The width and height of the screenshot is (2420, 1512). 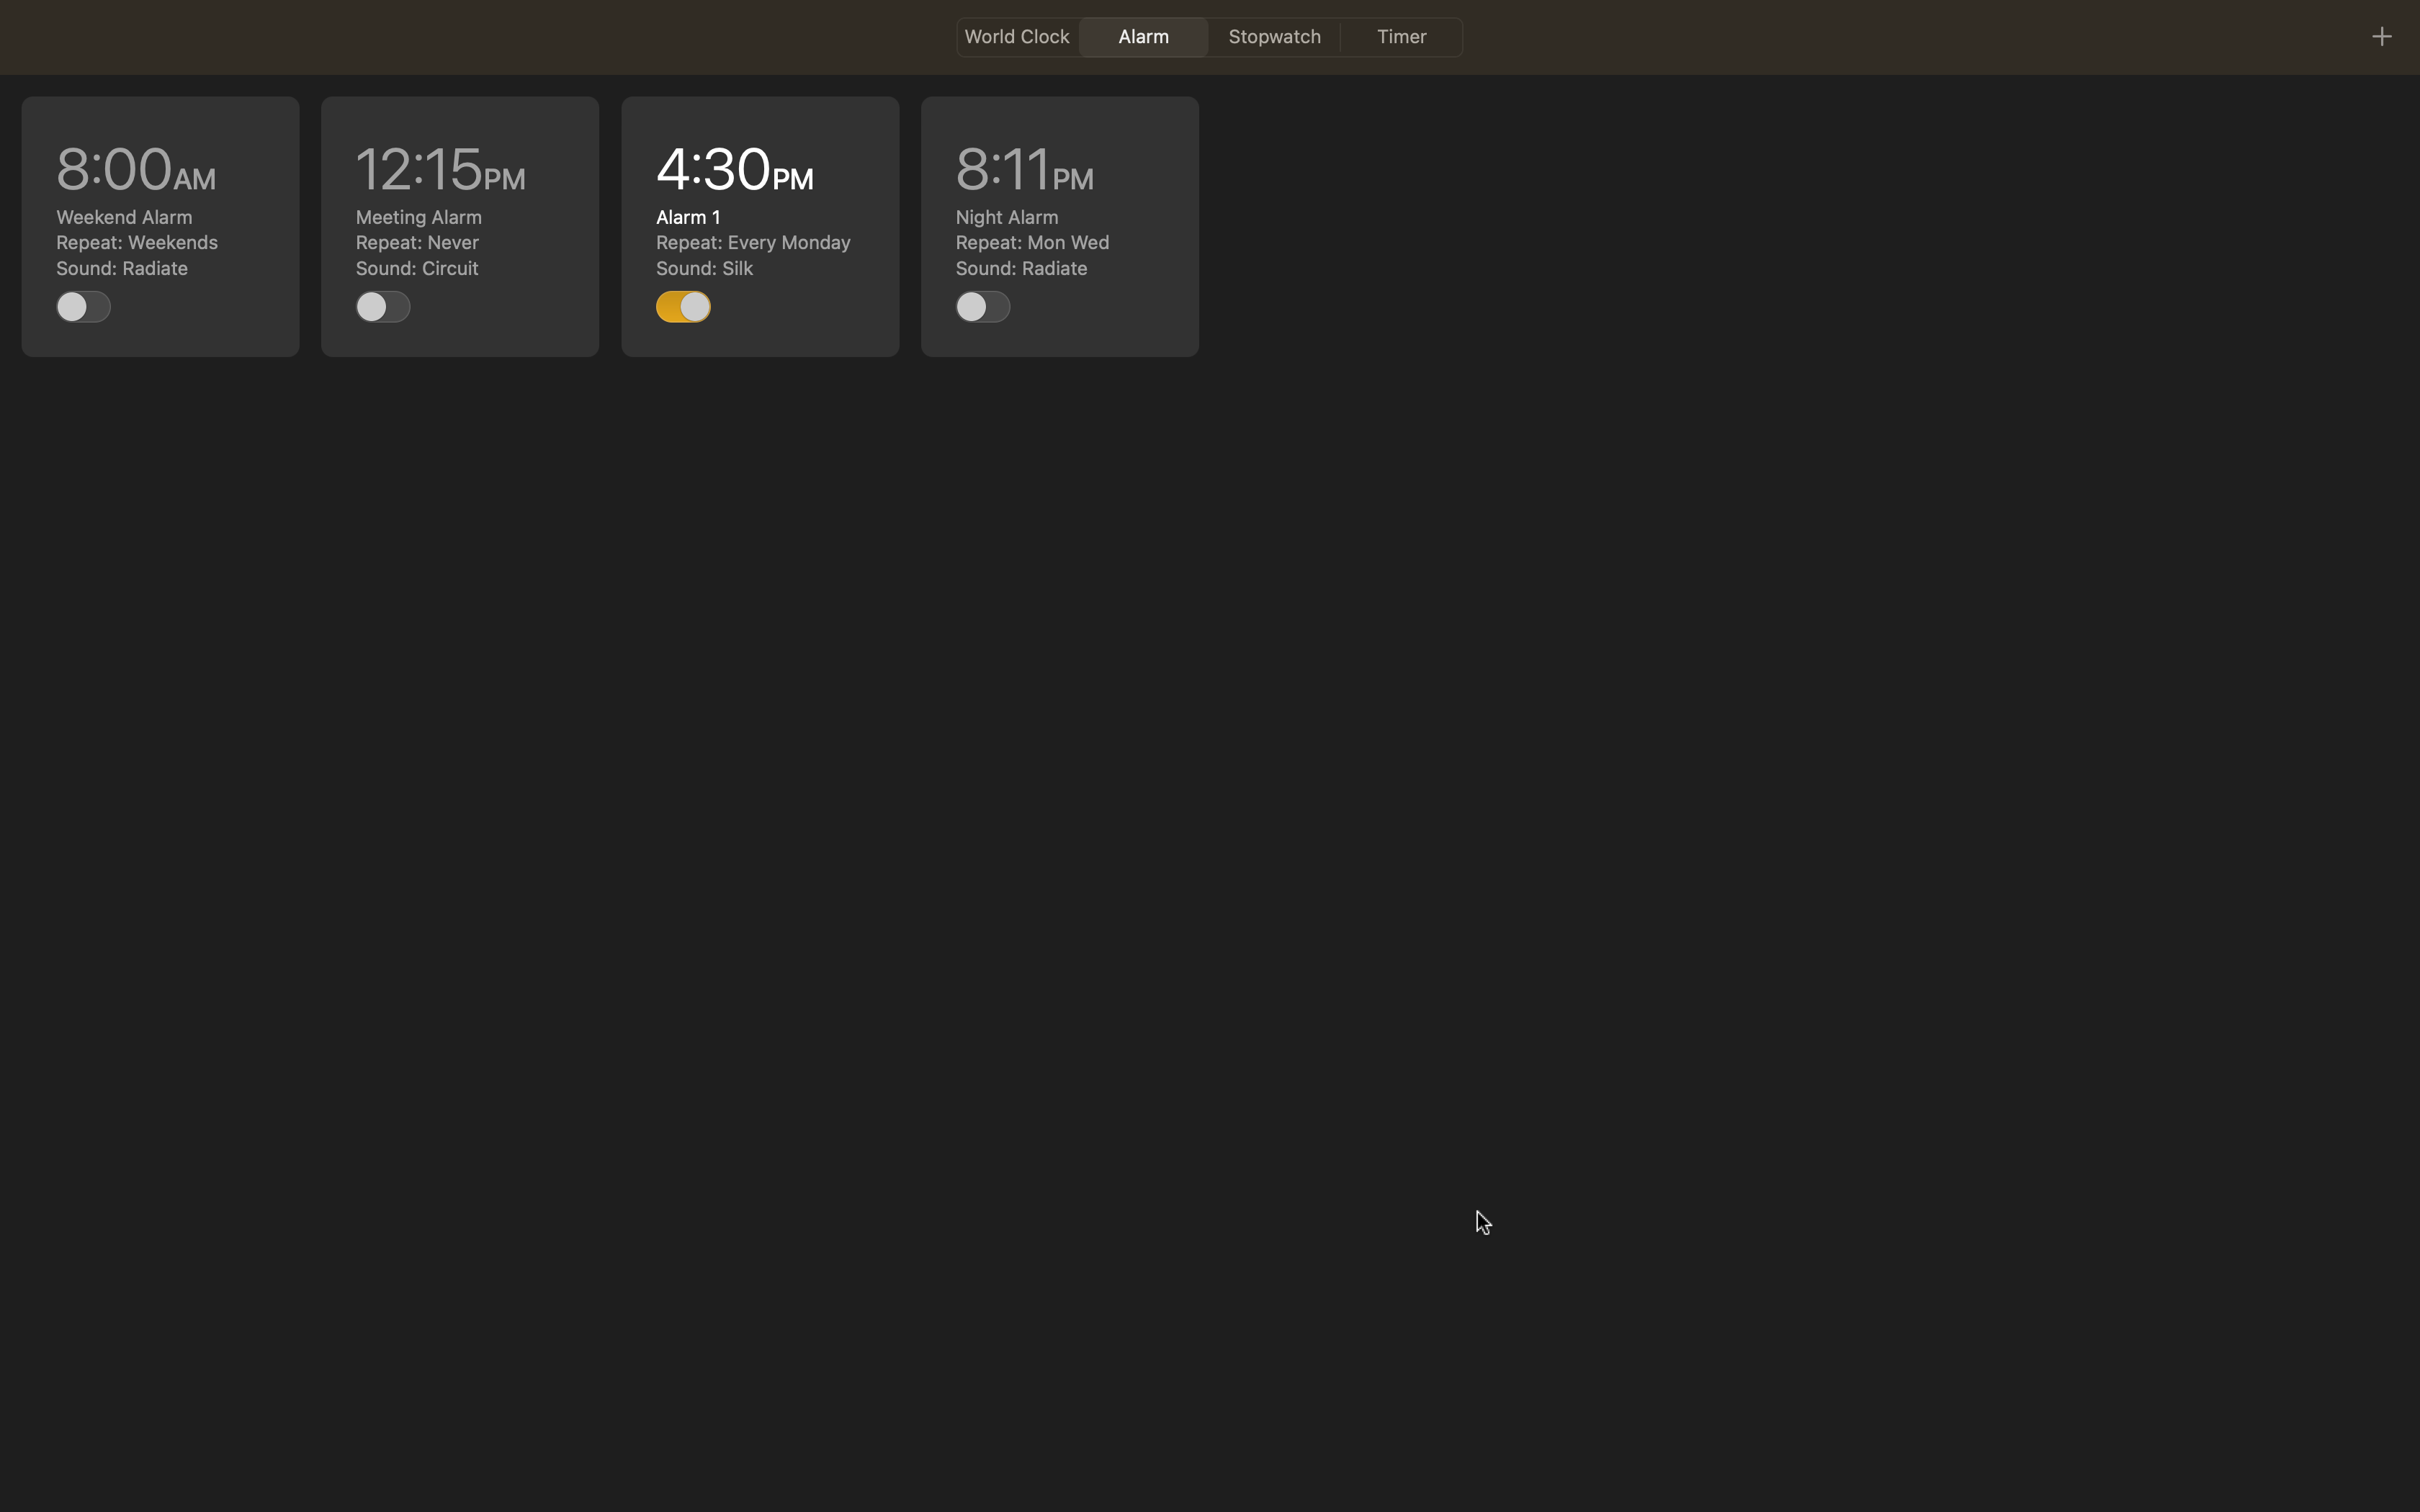 What do you see at coordinates (161, 225) in the screenshot?
I see `Update the task set for 8am` at bounding box center [161, 225].